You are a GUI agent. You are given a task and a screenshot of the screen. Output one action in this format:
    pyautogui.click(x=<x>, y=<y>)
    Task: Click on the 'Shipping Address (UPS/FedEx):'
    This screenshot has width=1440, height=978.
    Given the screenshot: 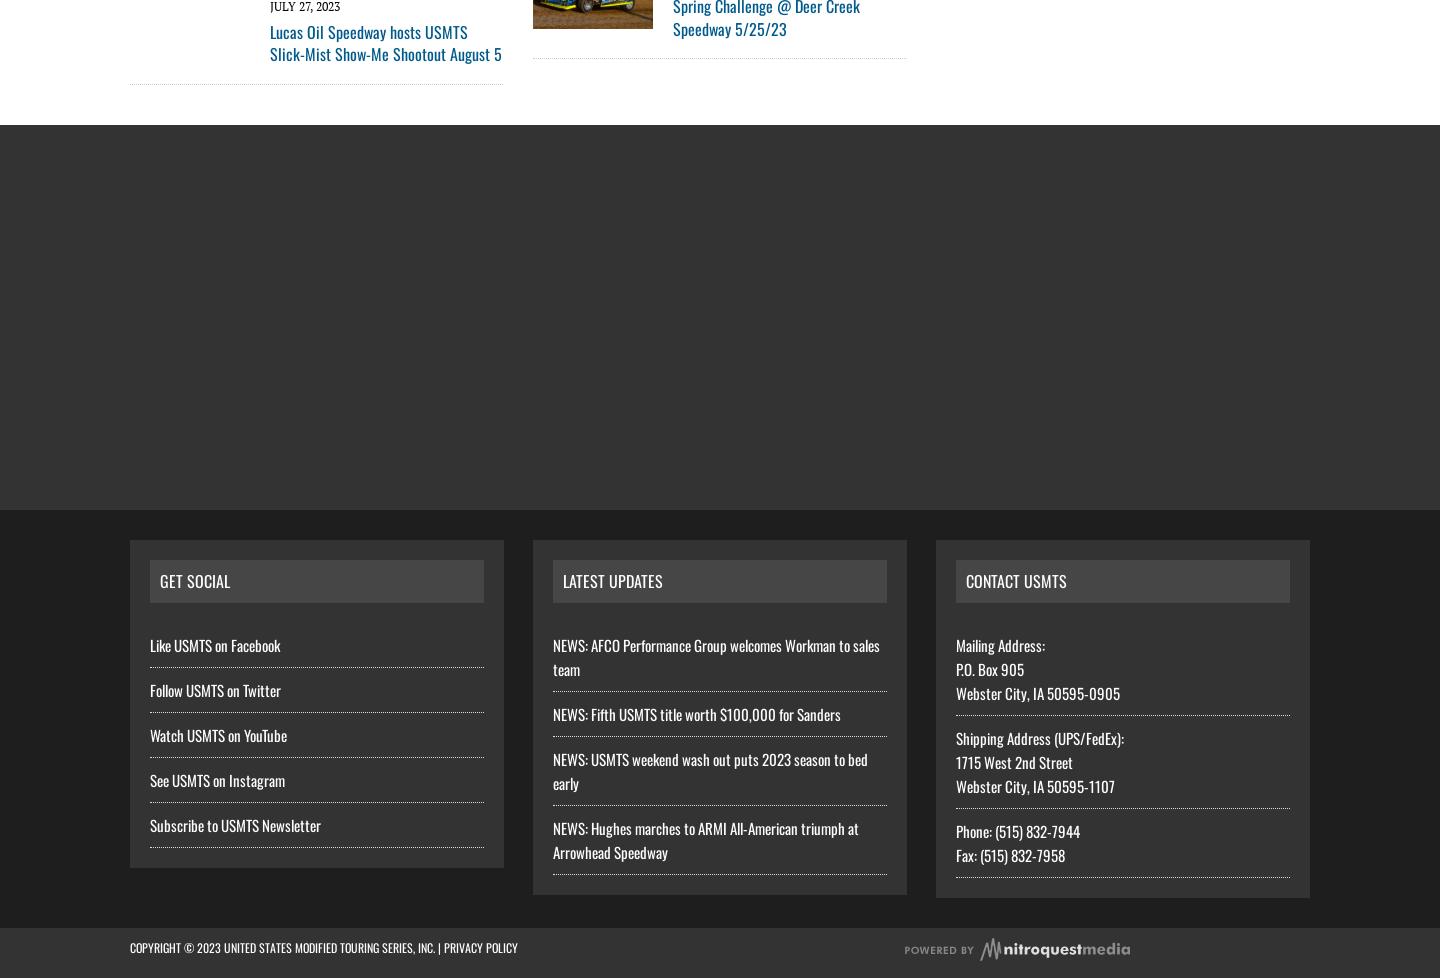 What is the action you would take?
    pyautogui.click(x=956, y=736)
    